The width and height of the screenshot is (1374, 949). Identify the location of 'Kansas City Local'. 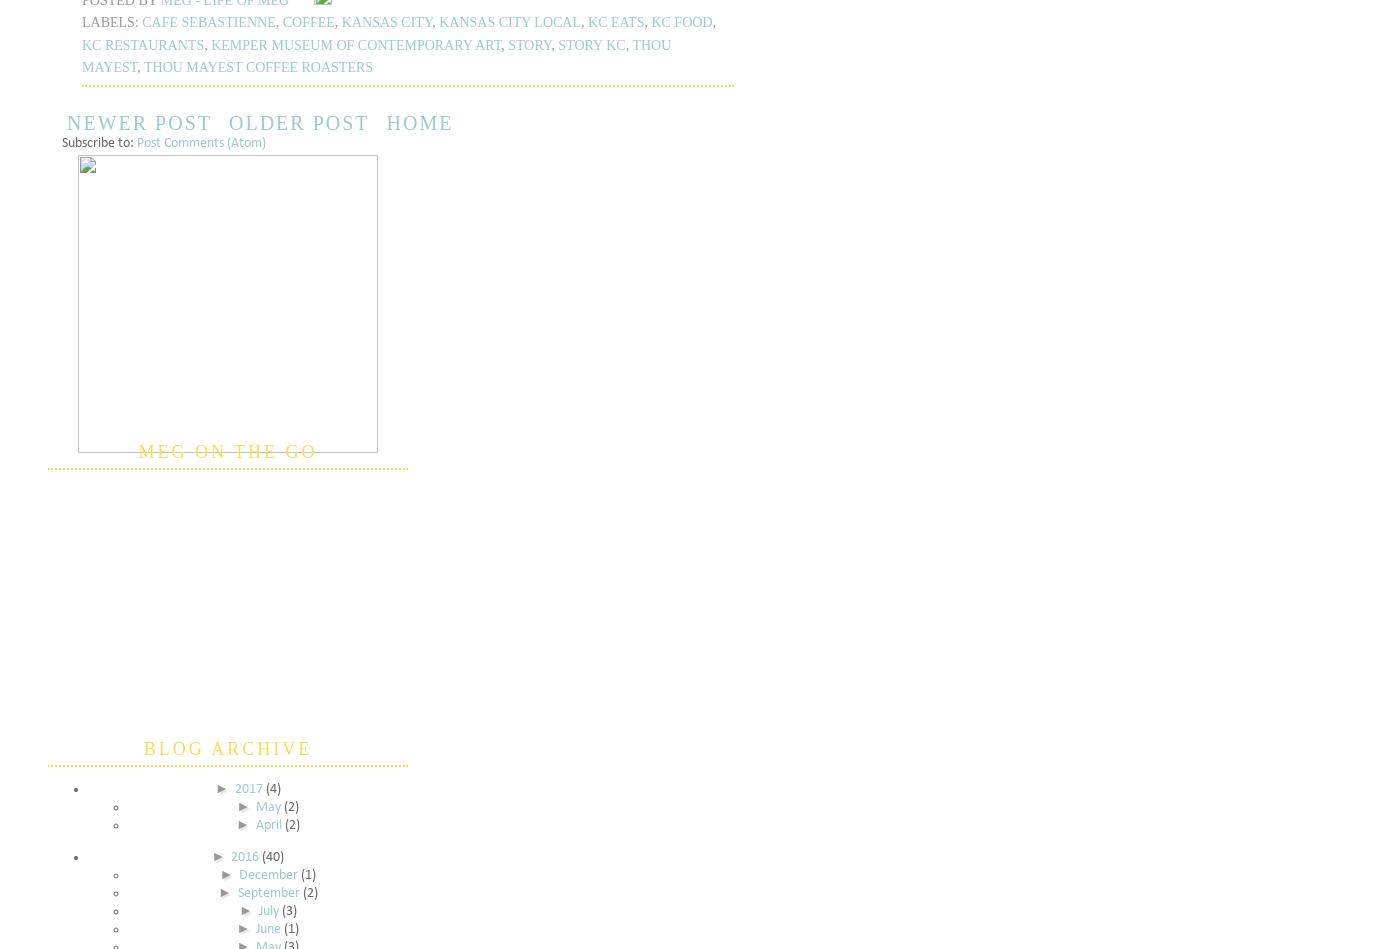
(510, 22).